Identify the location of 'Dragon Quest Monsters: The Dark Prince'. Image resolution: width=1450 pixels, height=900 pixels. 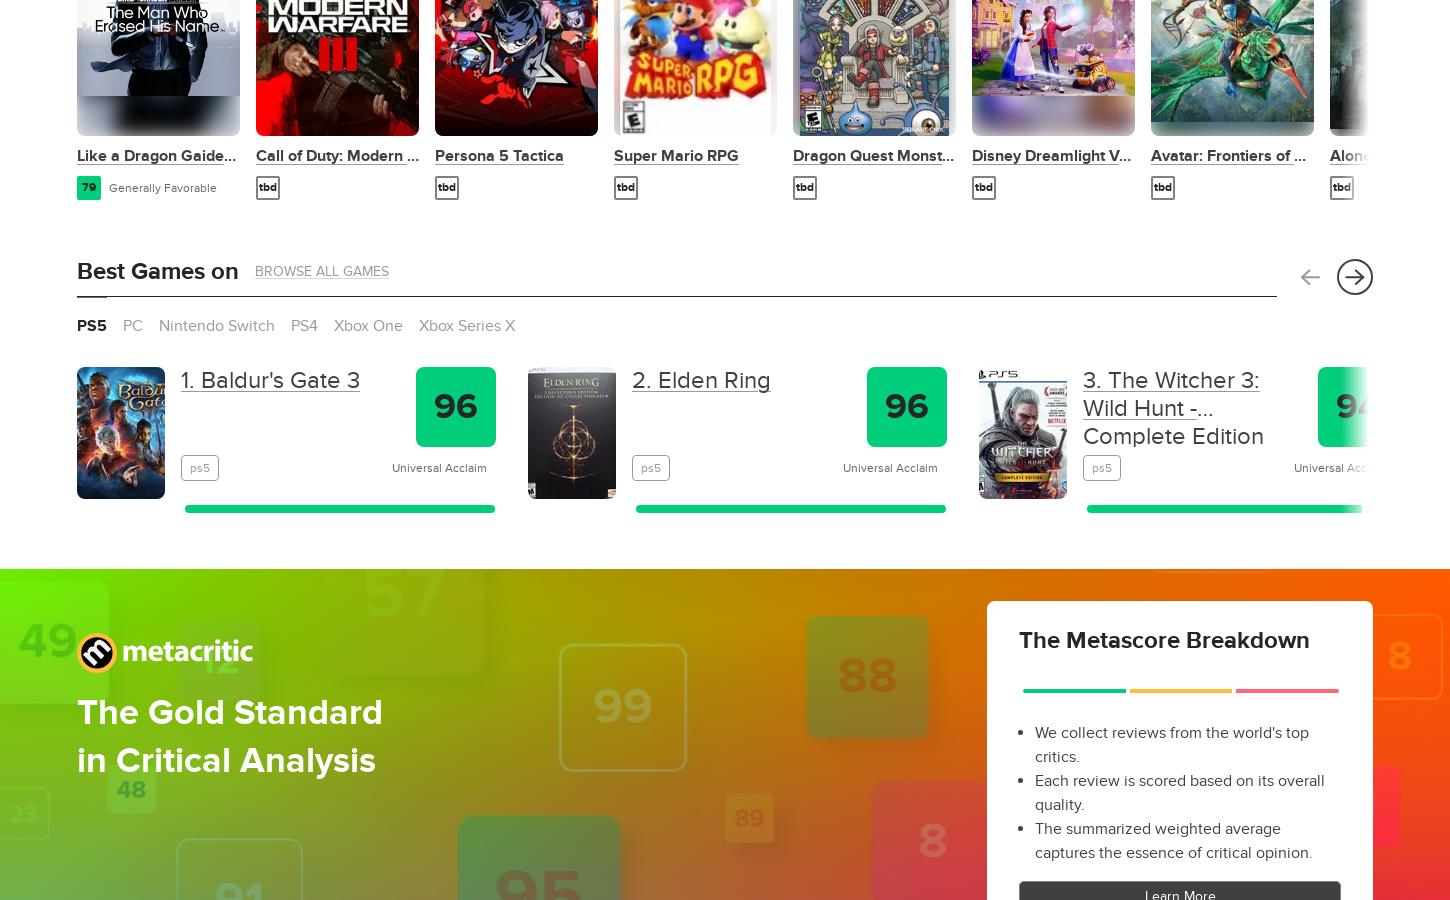
(793, 155).